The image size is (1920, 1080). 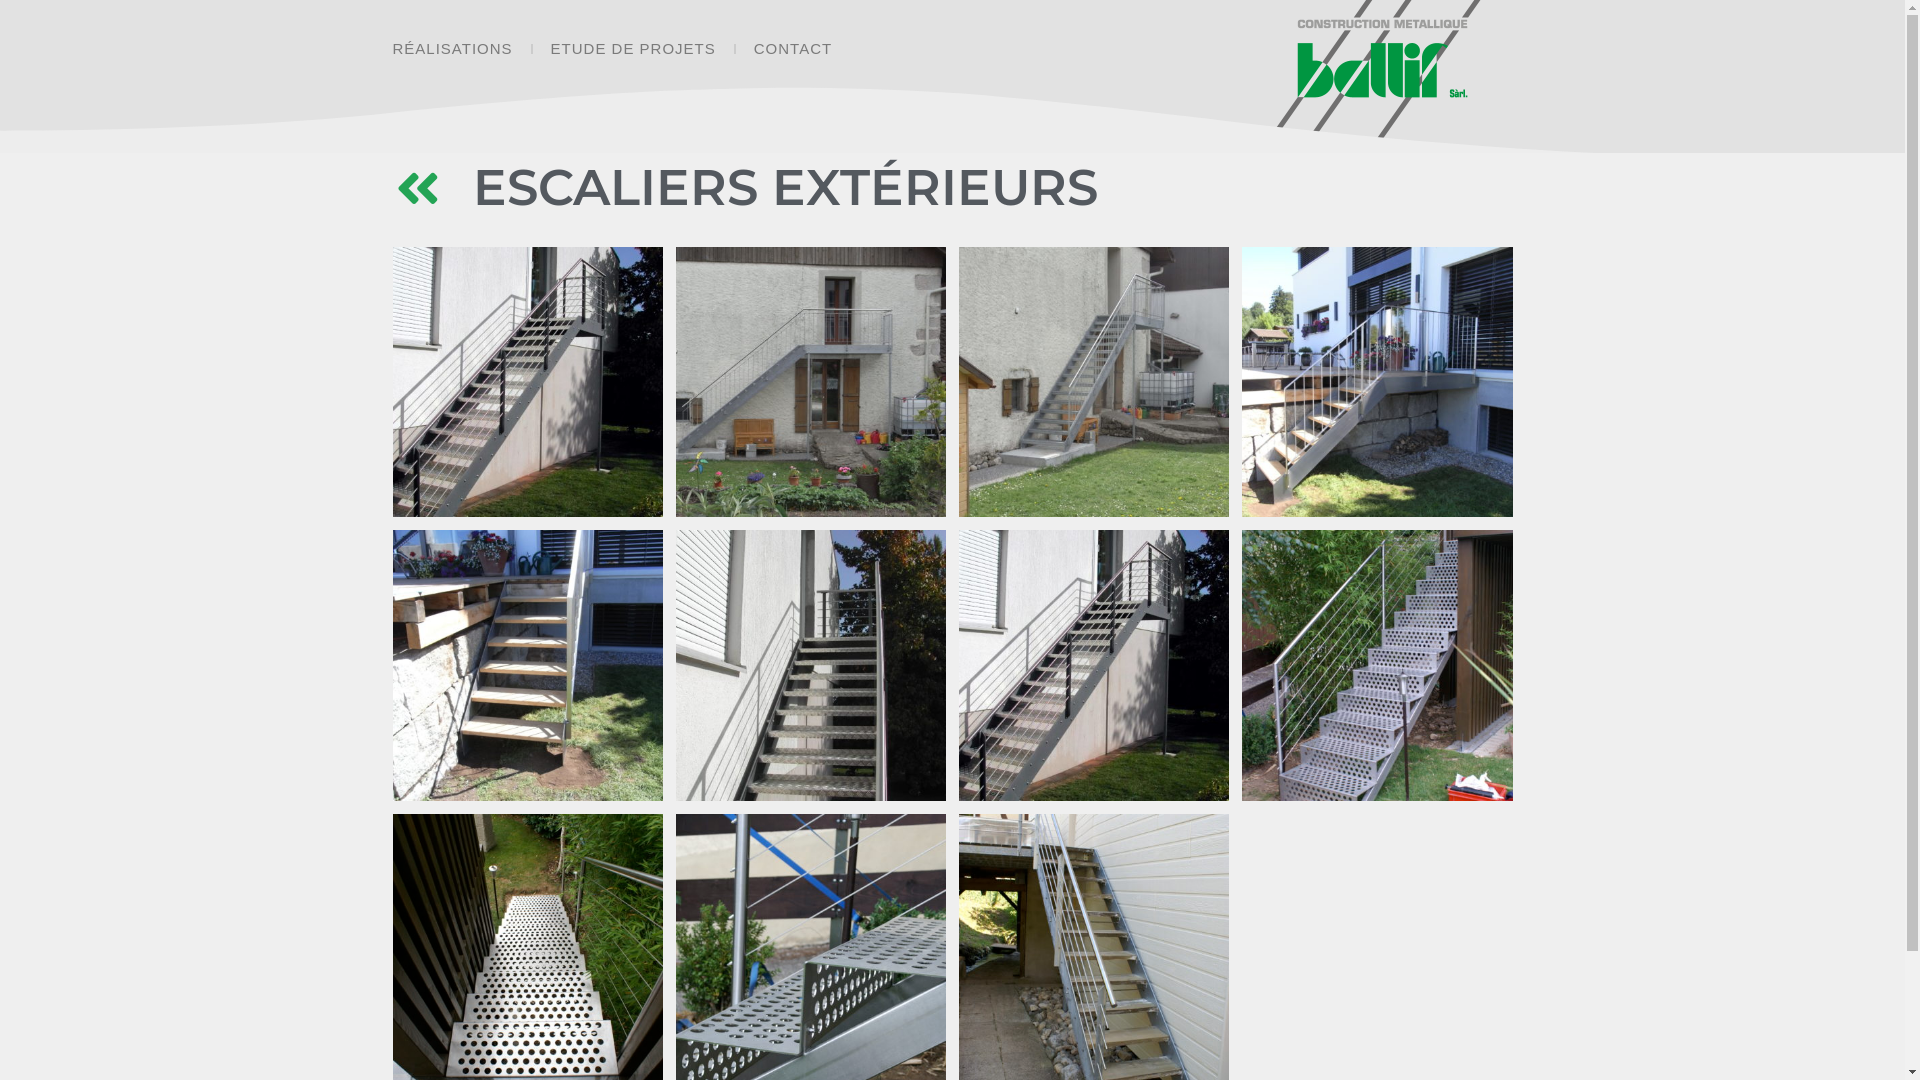 What do you see at coordinates (632, 48) in the screenshot?
I see `'ETUDE DE PROJETS'` at bounding box center [632, 48].